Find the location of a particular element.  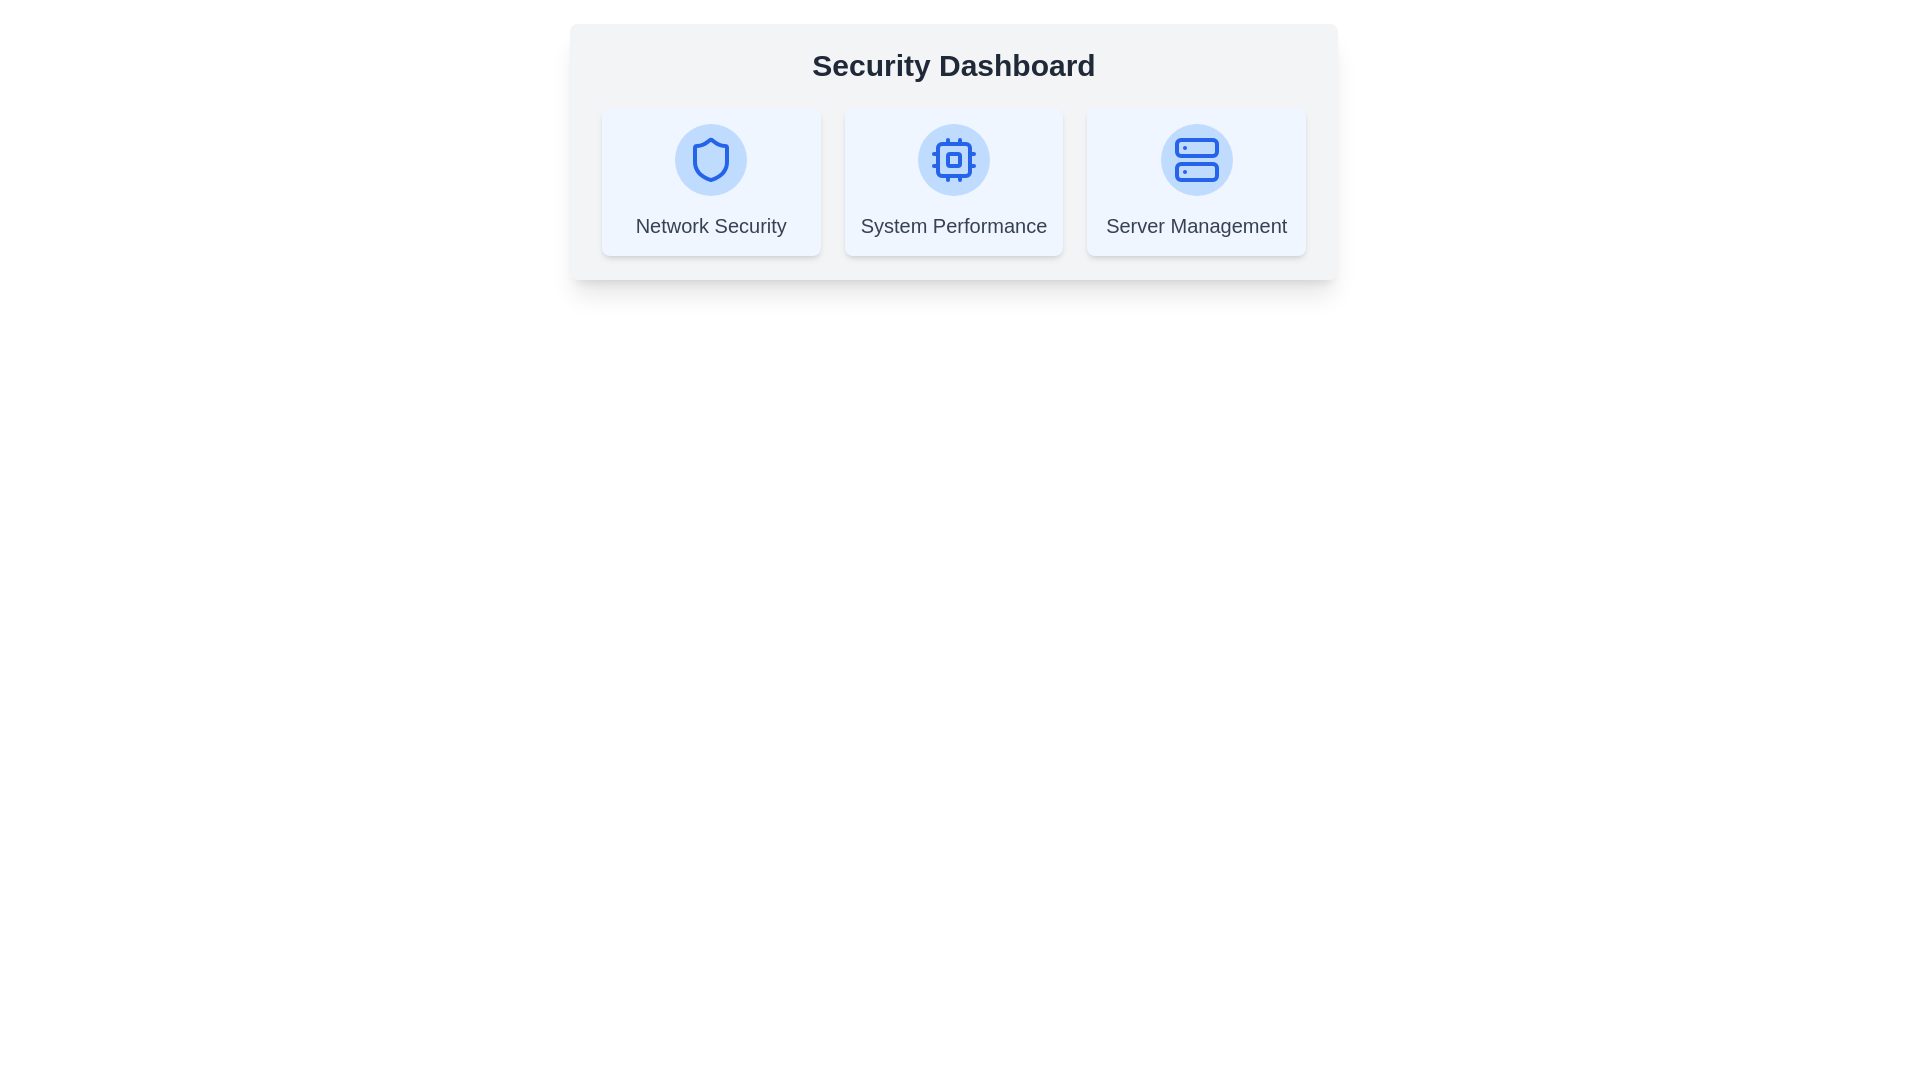

the text label that reads 'System Performance', which is styled with a gray color, medium font weight, and extra-large size, located centrally below an icon for system performance within a three-column layout is located at coordinates (953, 225).